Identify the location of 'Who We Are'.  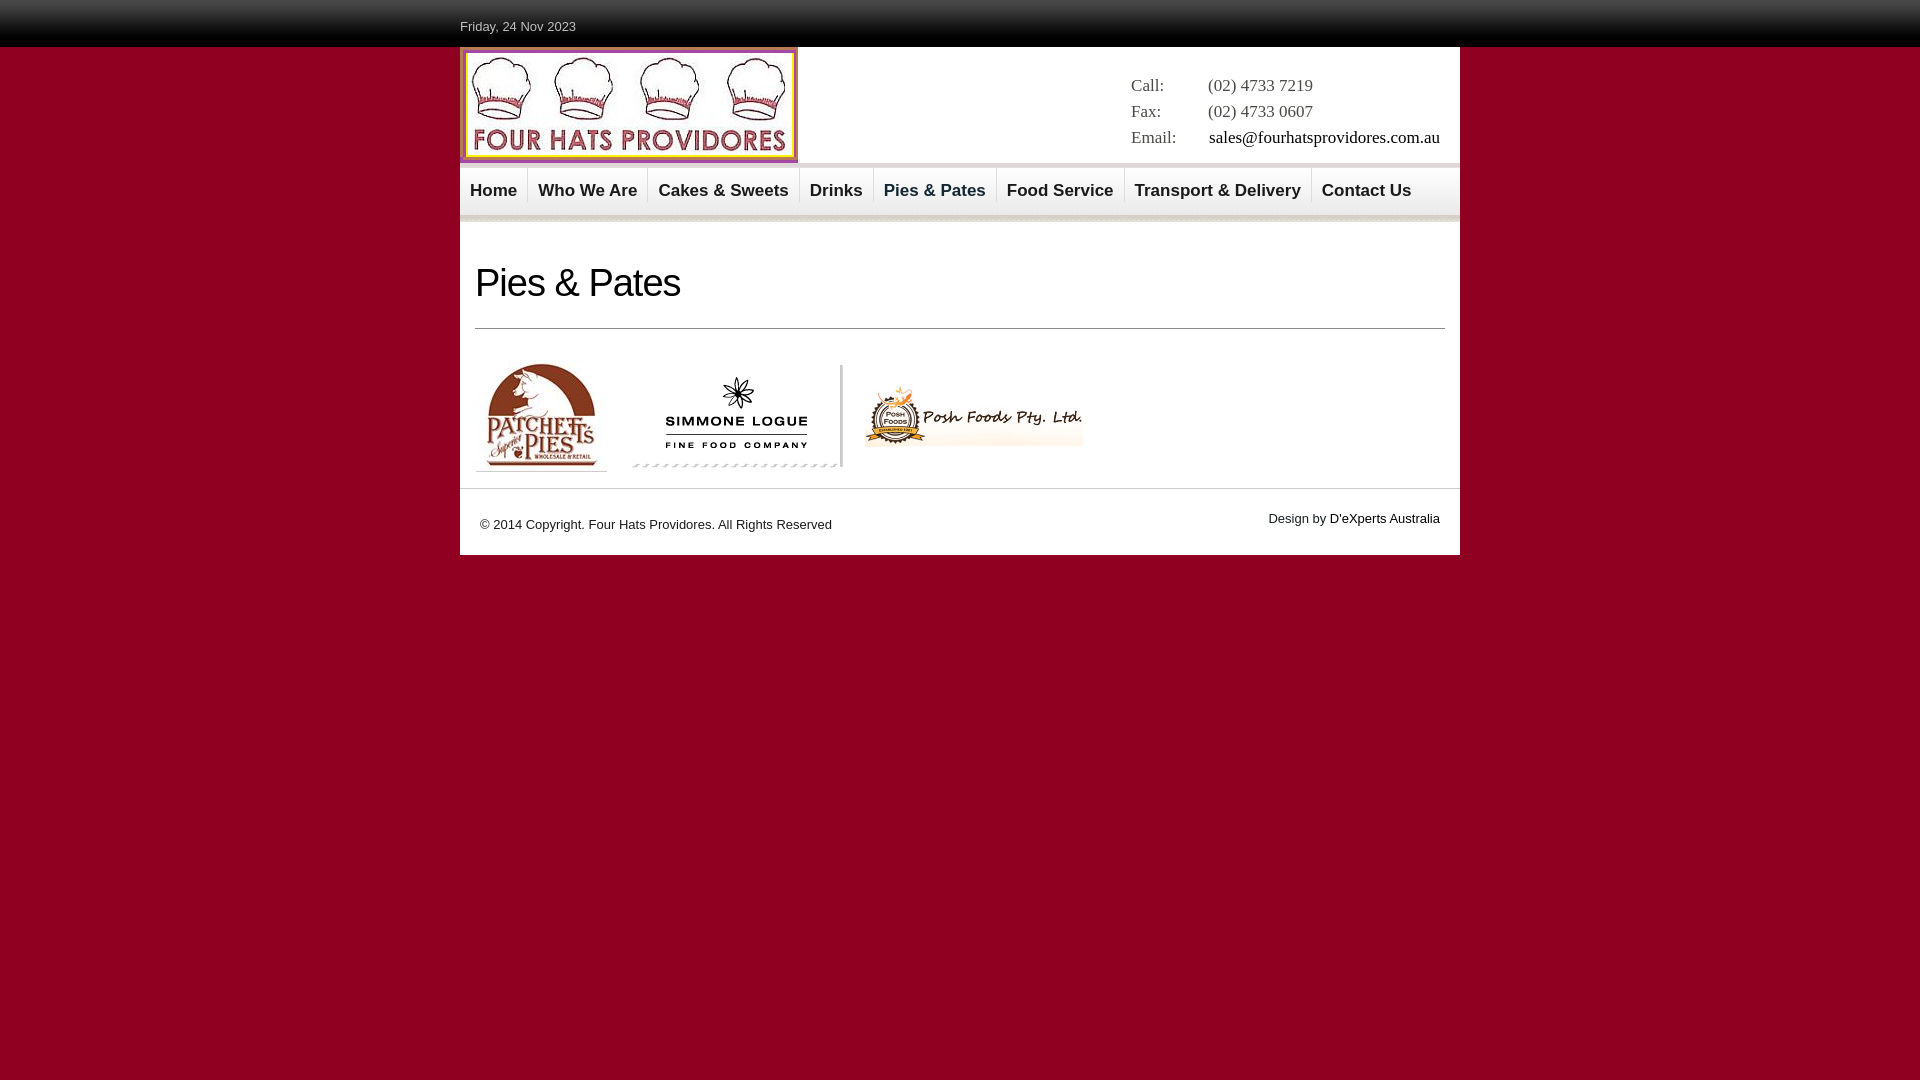
(587, 185).